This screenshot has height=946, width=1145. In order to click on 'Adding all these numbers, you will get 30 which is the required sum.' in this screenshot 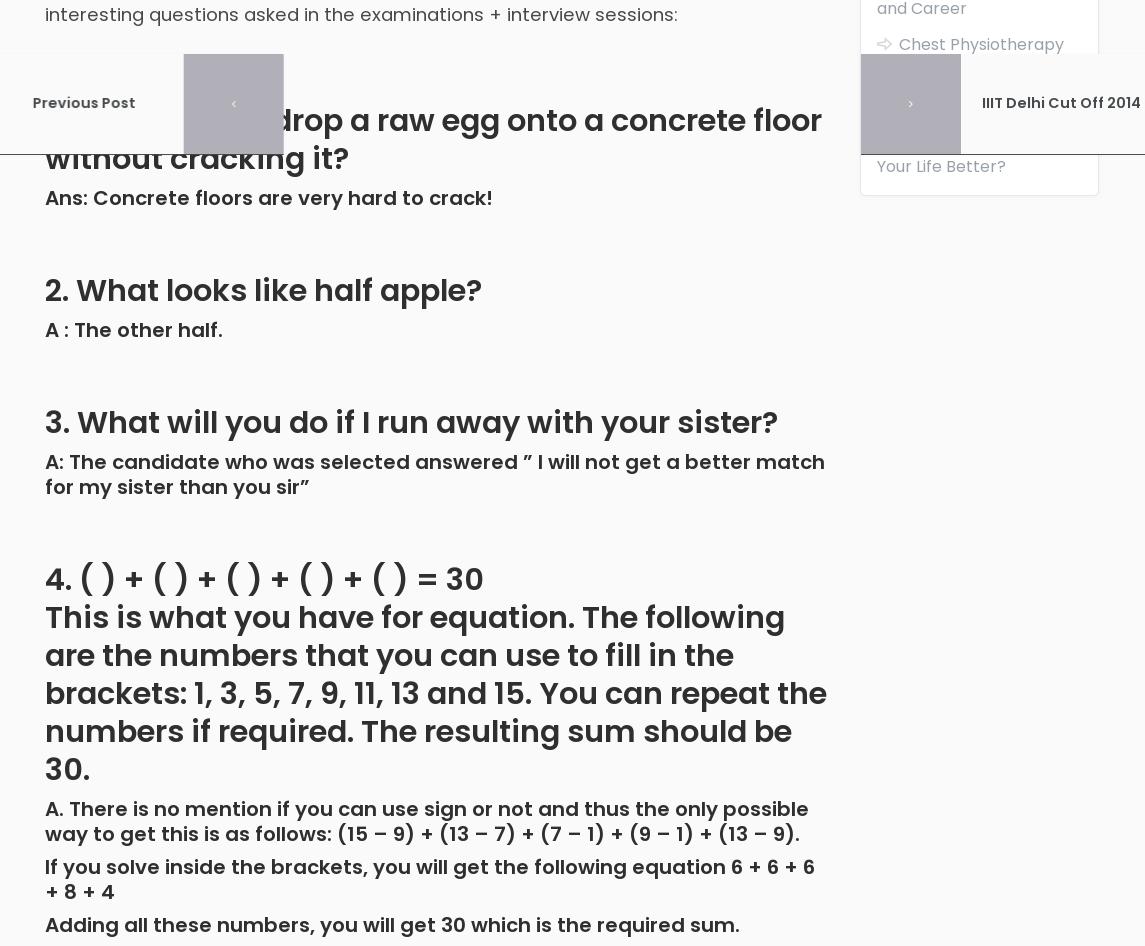, I will do `click(392, 922)`.